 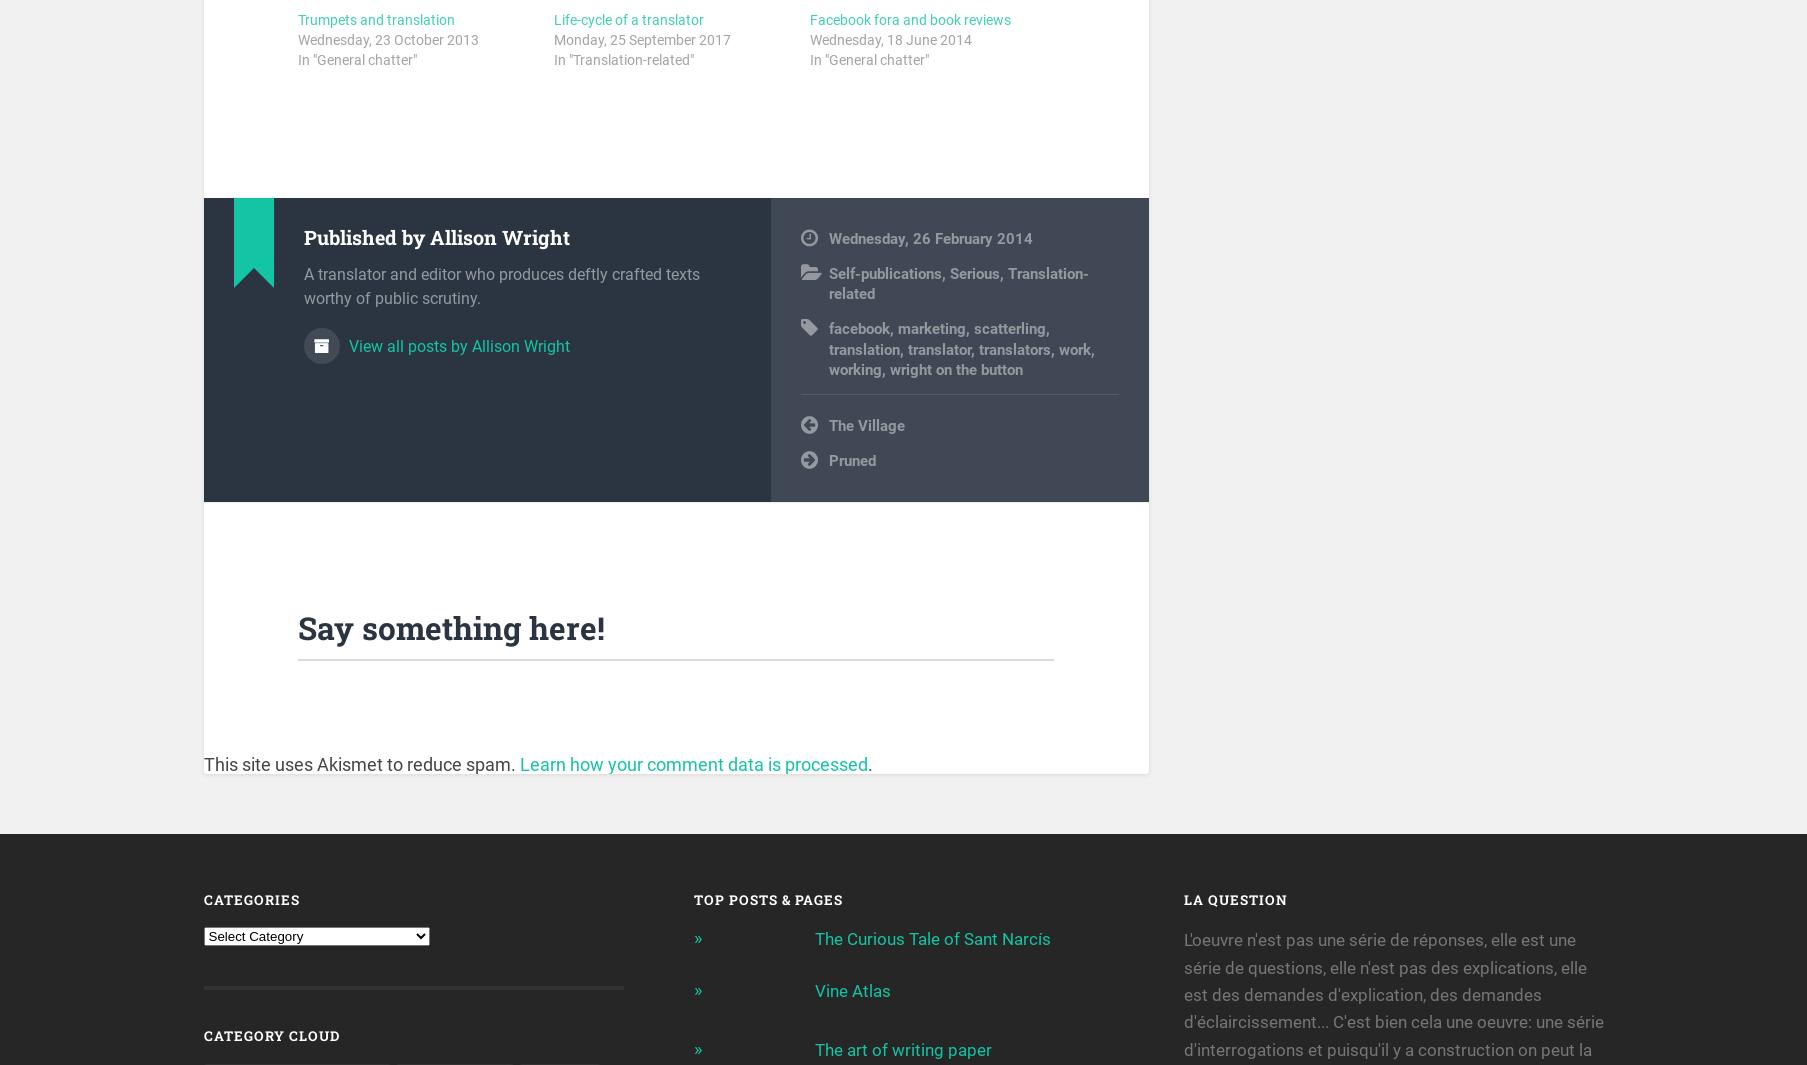 I want to click on 'translator', so click(x=937, y=353).